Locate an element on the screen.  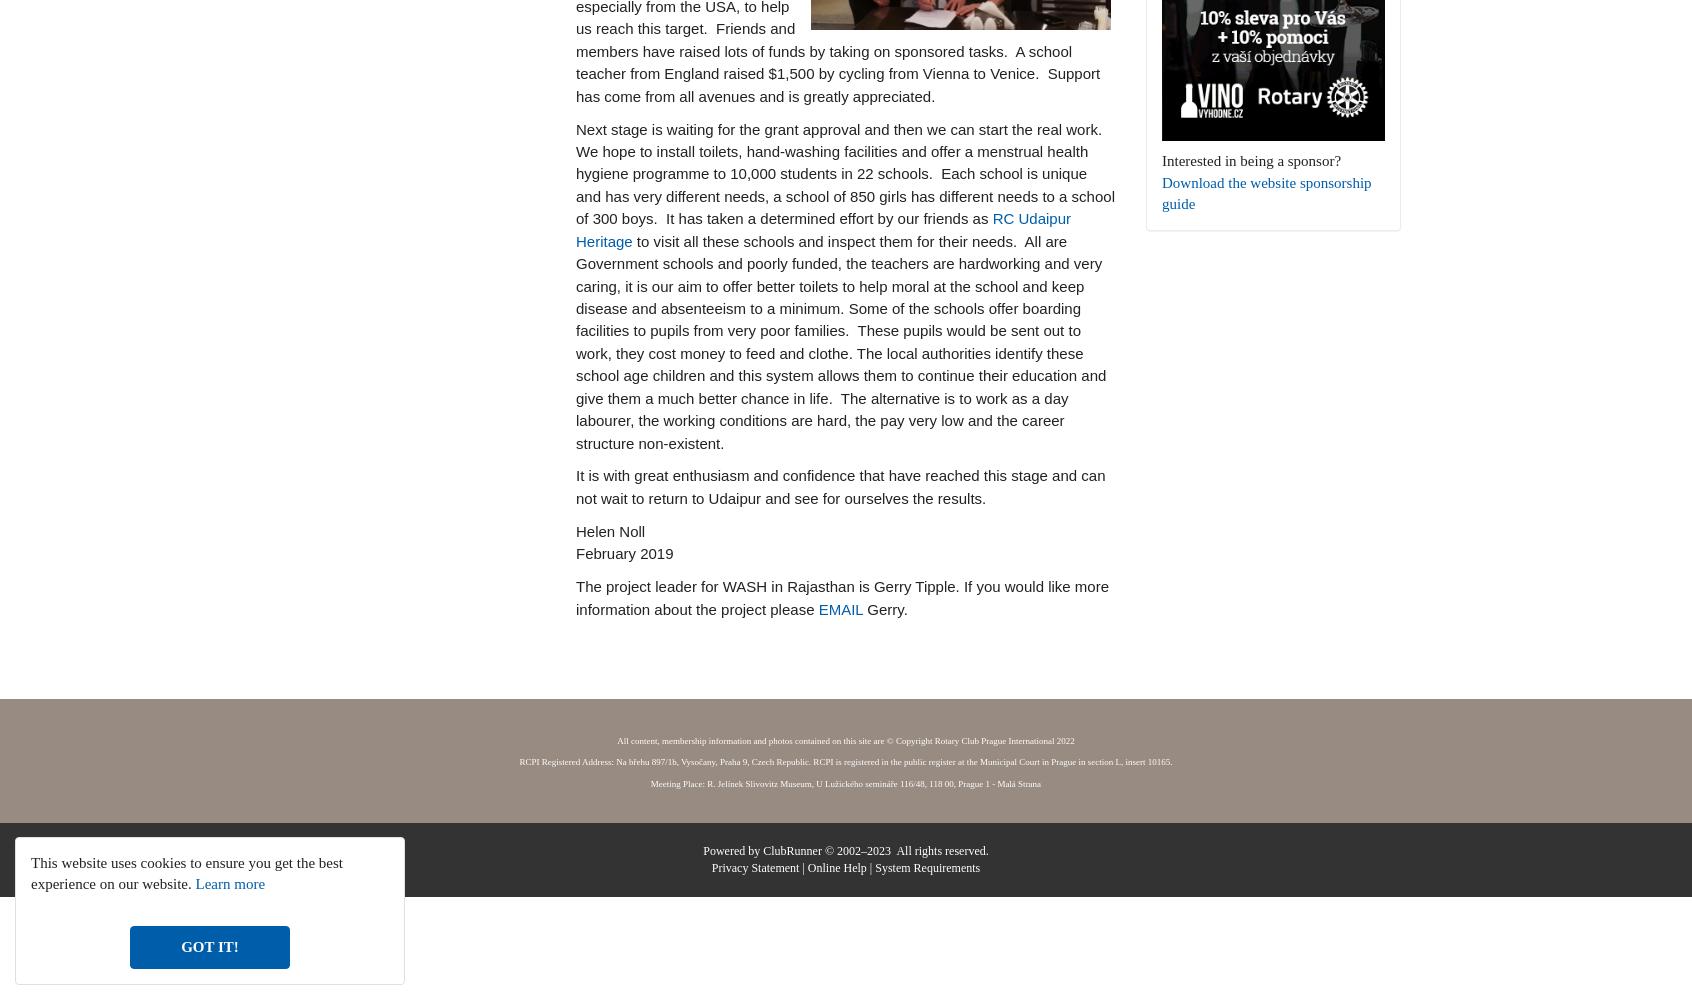
'This website uses cookies to ensure you get the best experience on our website.' is located at coordinates (185, 872).